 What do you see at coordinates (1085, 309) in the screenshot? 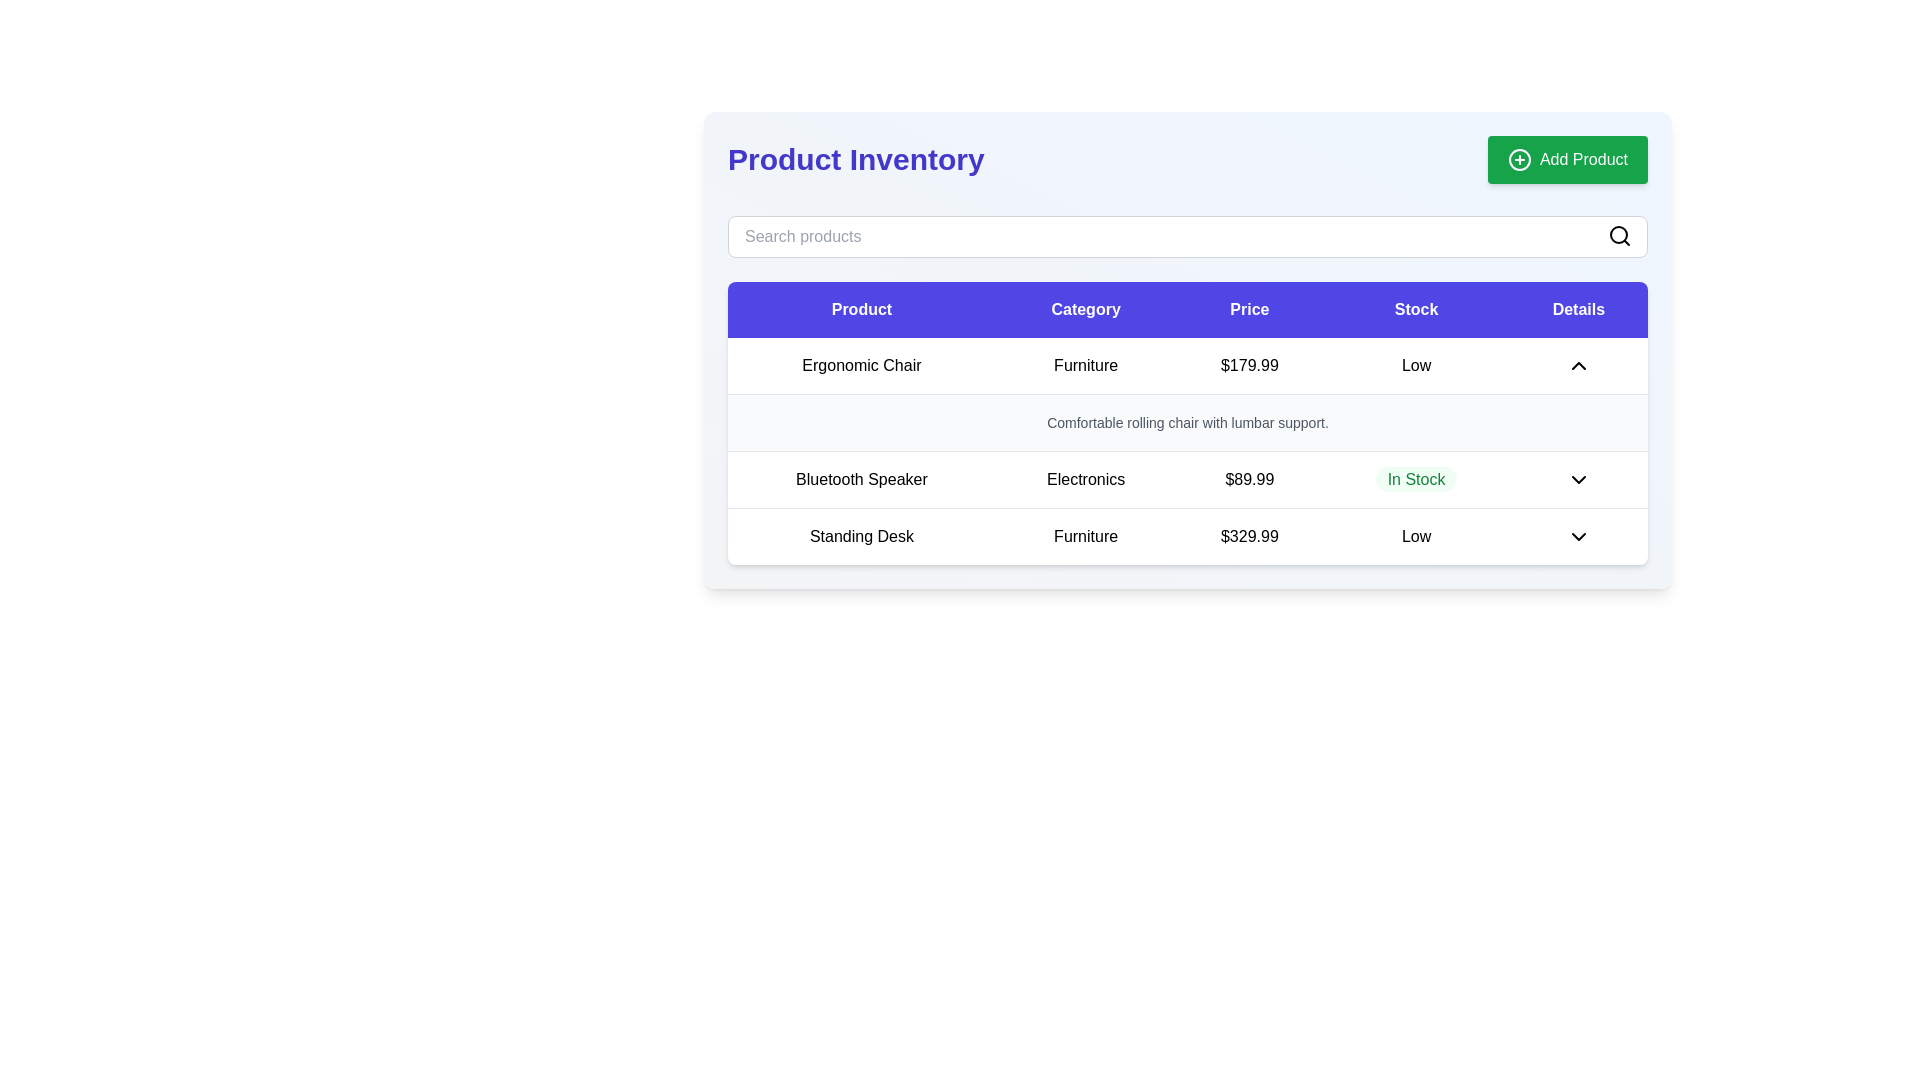
I see `the 'Category' column header, which is styled white on a purple background and is the second column in the table header` at bounding box center [1085, 309].